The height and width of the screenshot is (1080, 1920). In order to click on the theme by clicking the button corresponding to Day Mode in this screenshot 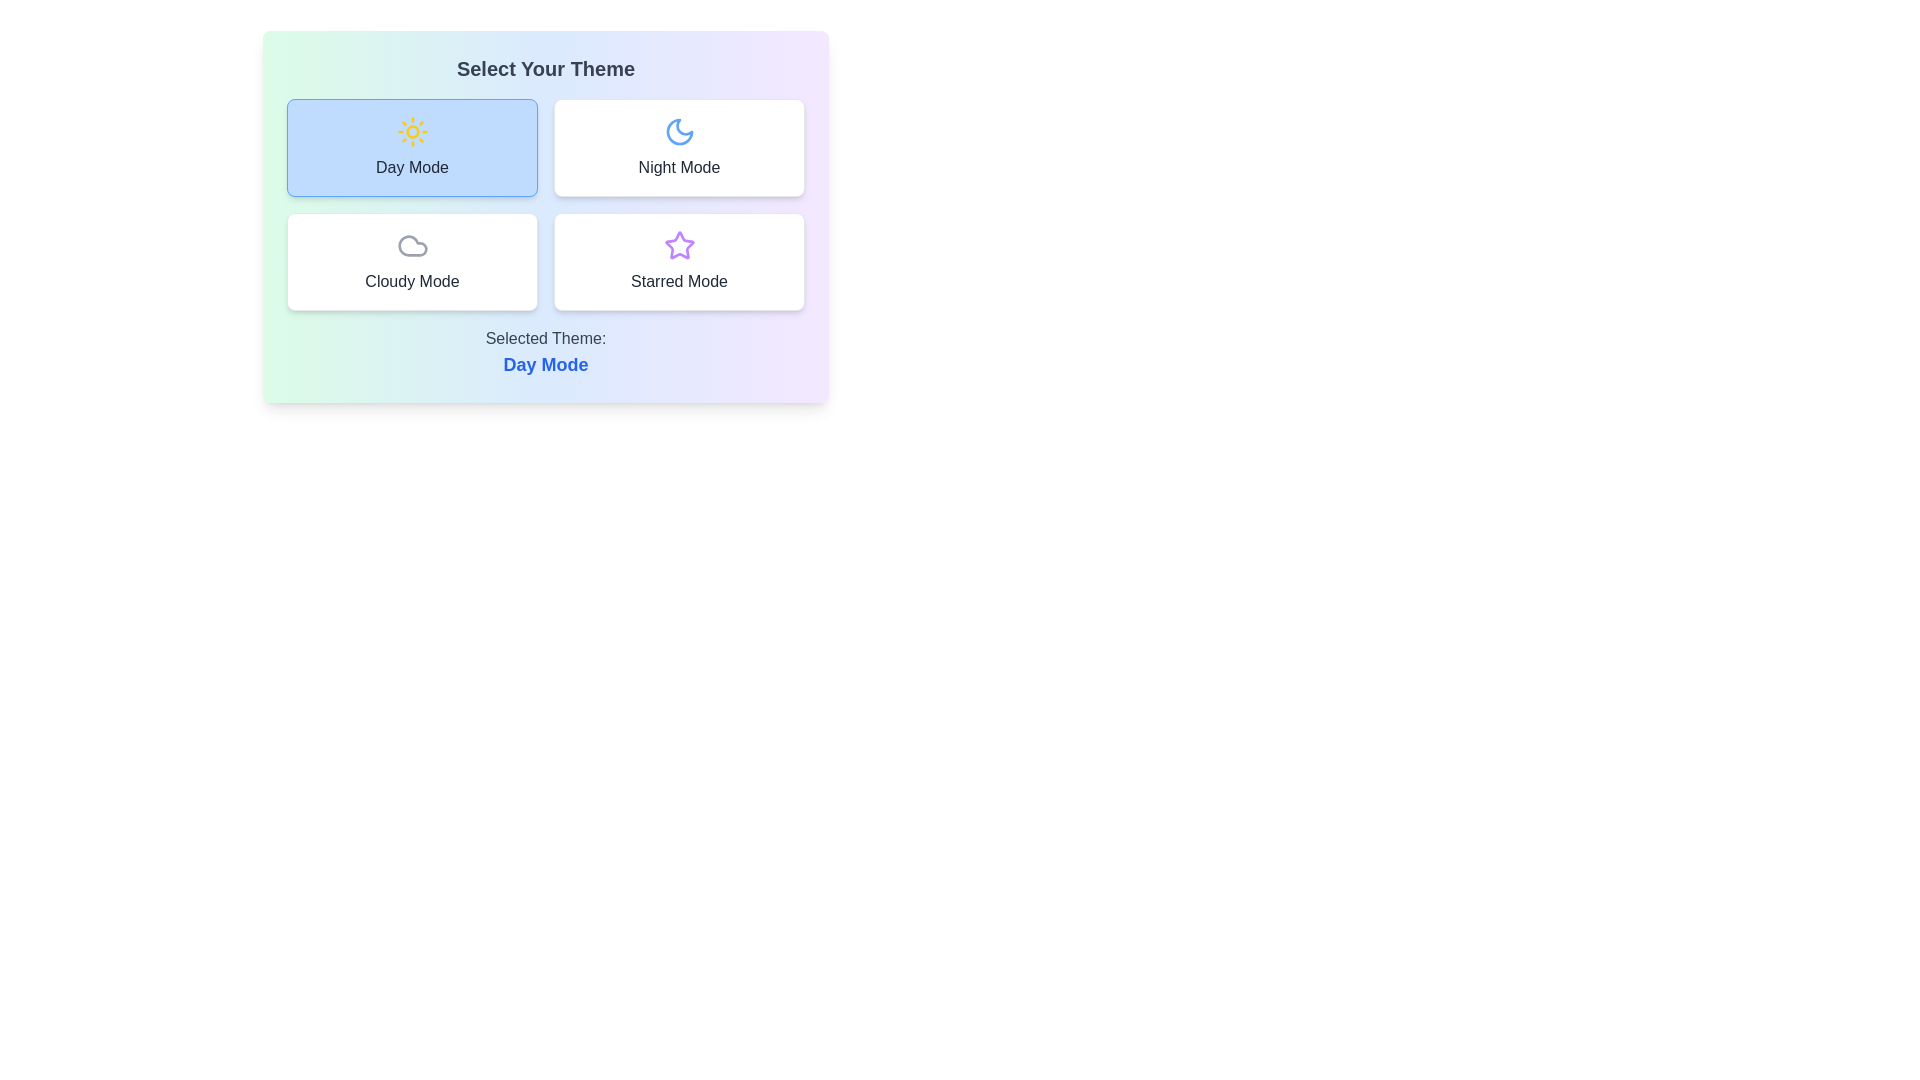, I will do `click(411, 146)`.